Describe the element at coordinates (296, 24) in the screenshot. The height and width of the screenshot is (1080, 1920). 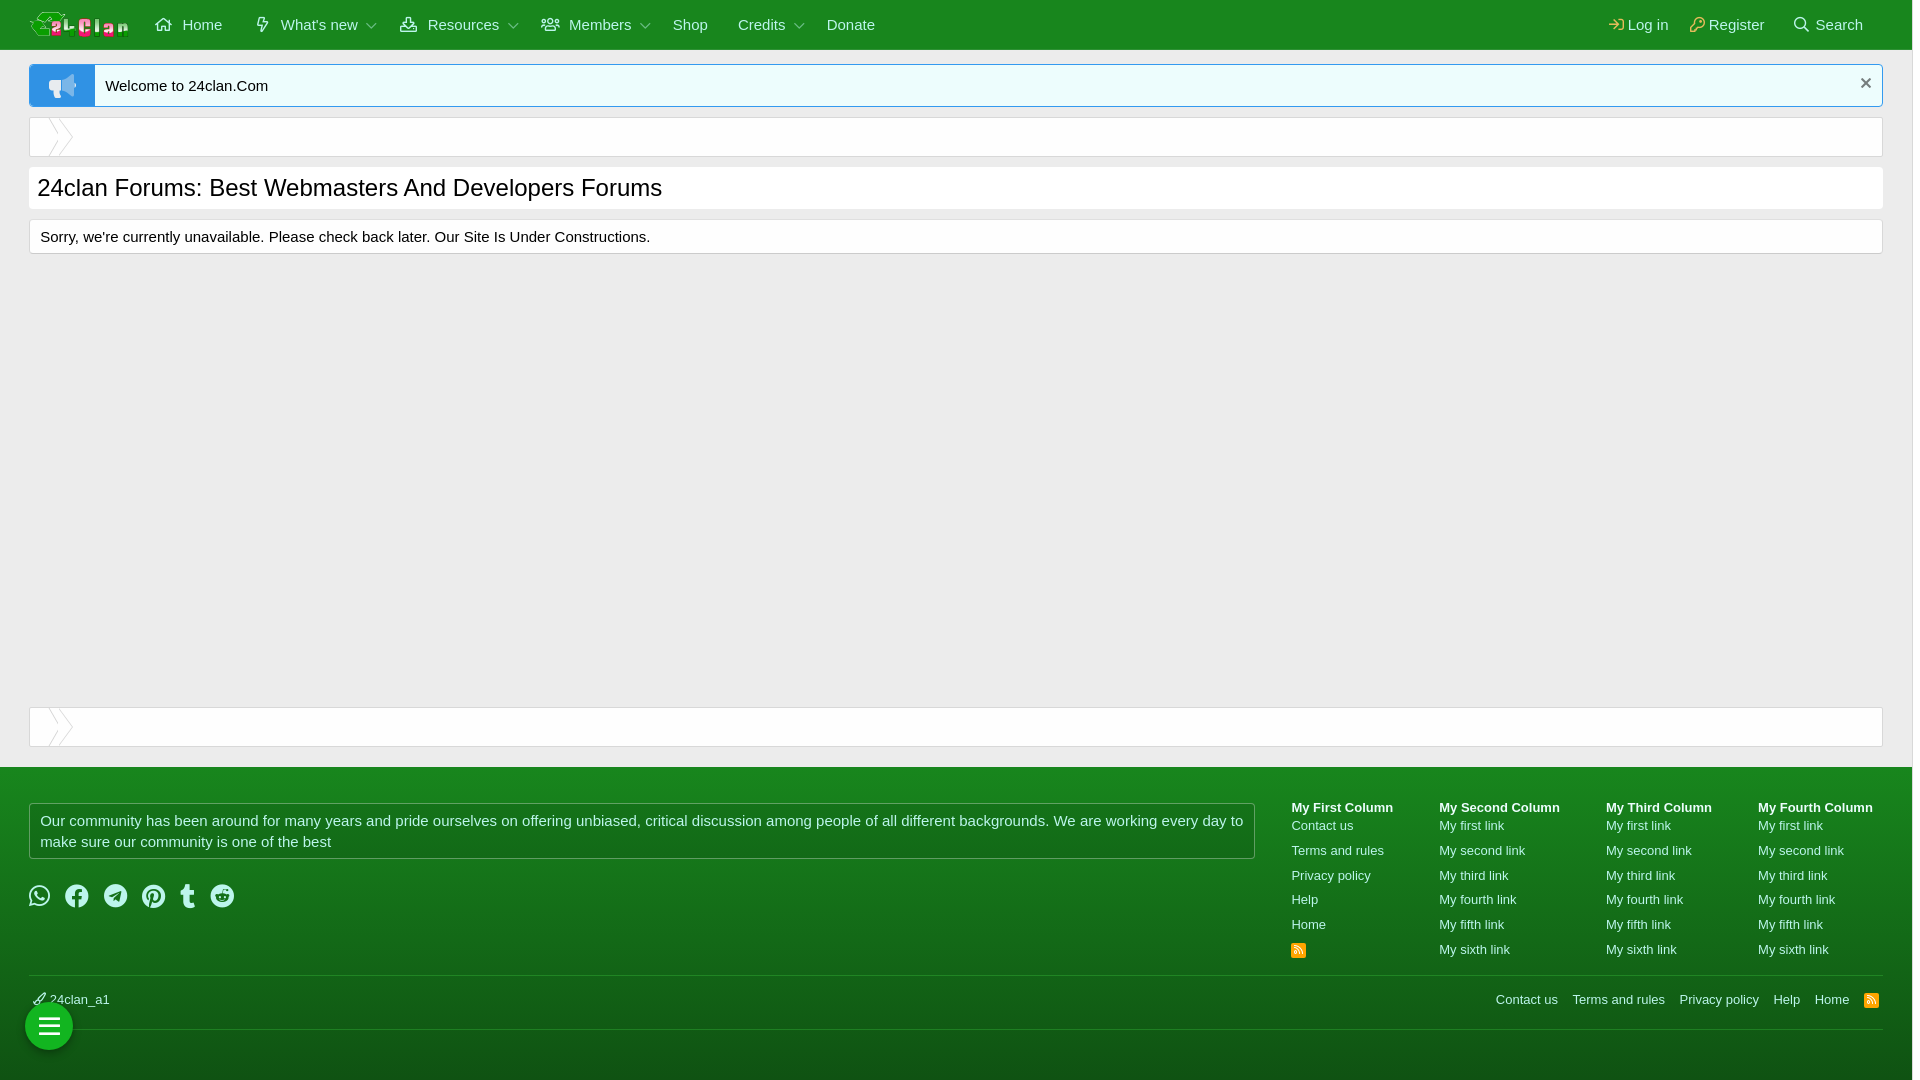
I see `'What's new'` at that location.